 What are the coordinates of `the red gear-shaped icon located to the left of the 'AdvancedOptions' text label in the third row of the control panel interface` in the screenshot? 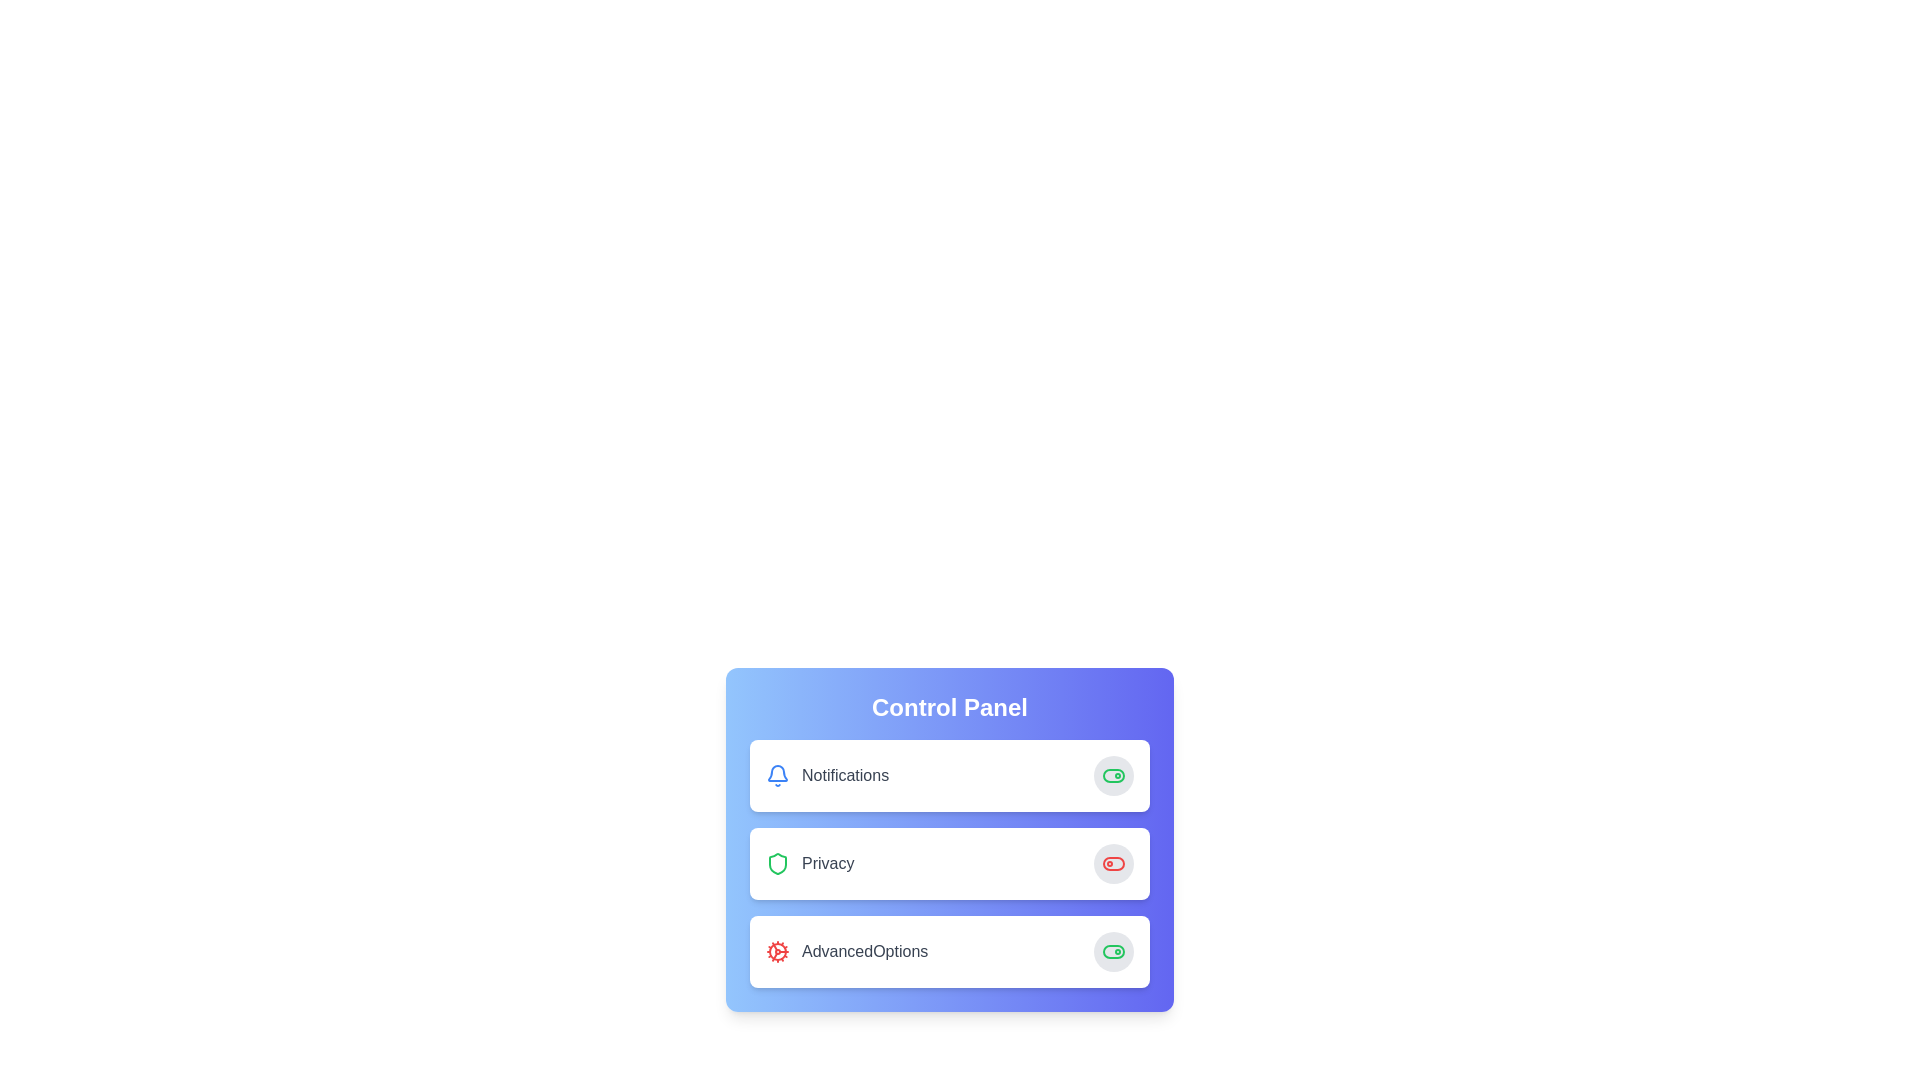 It's located at (776, 951).